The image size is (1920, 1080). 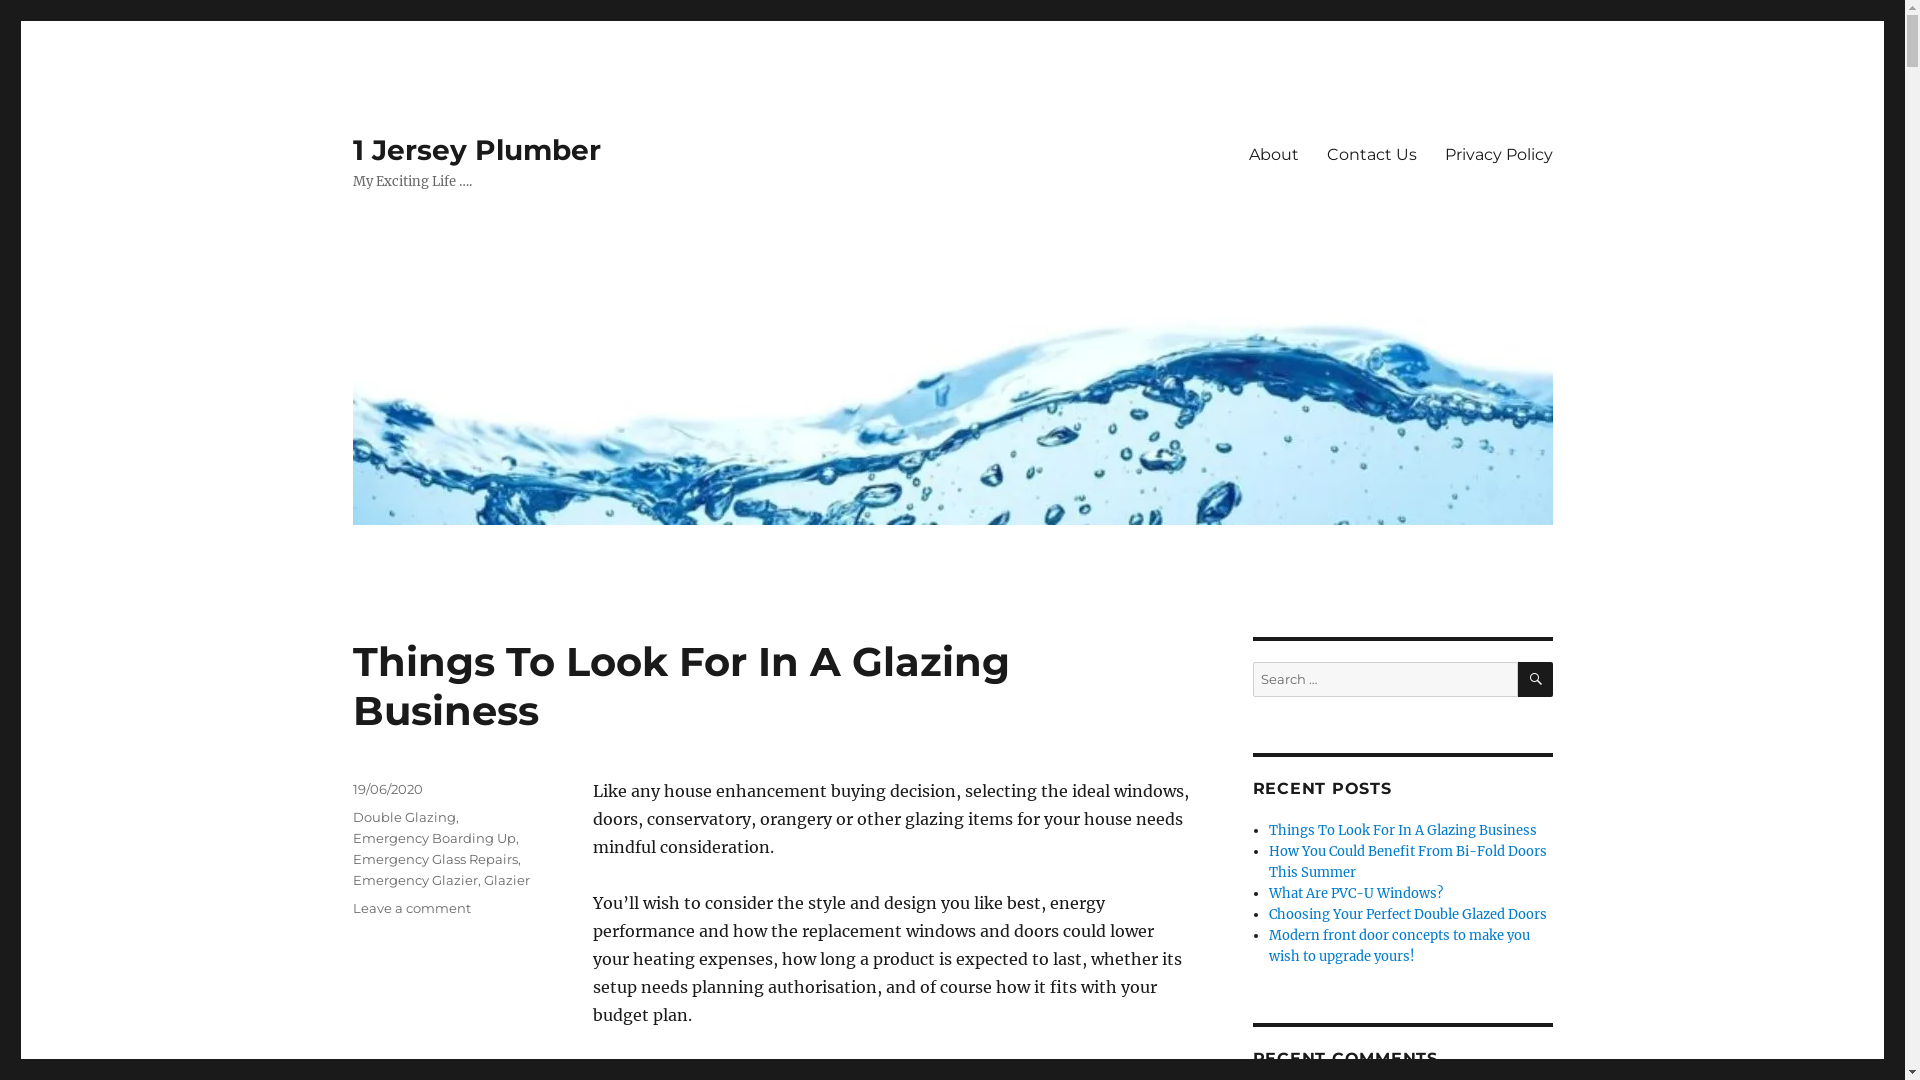 I want to click on 'Glazier', so click(x=507, y=878).